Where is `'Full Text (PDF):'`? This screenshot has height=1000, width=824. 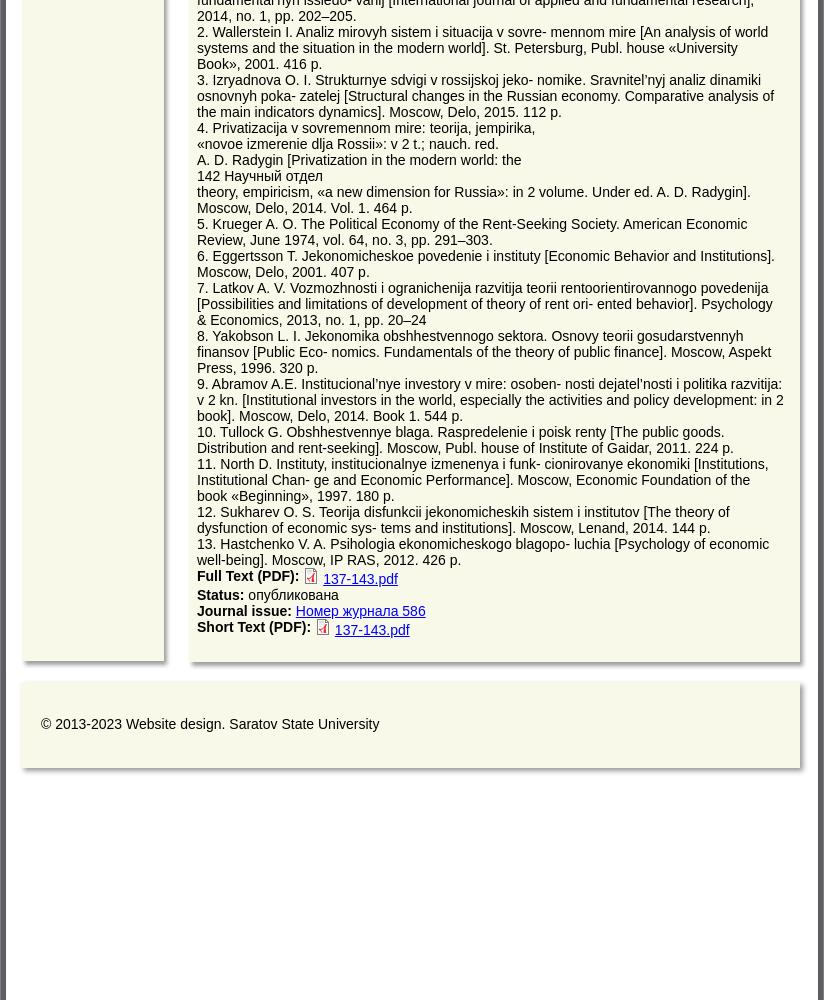 'Full Text (PDF):' is located at coordinates (250, 575).